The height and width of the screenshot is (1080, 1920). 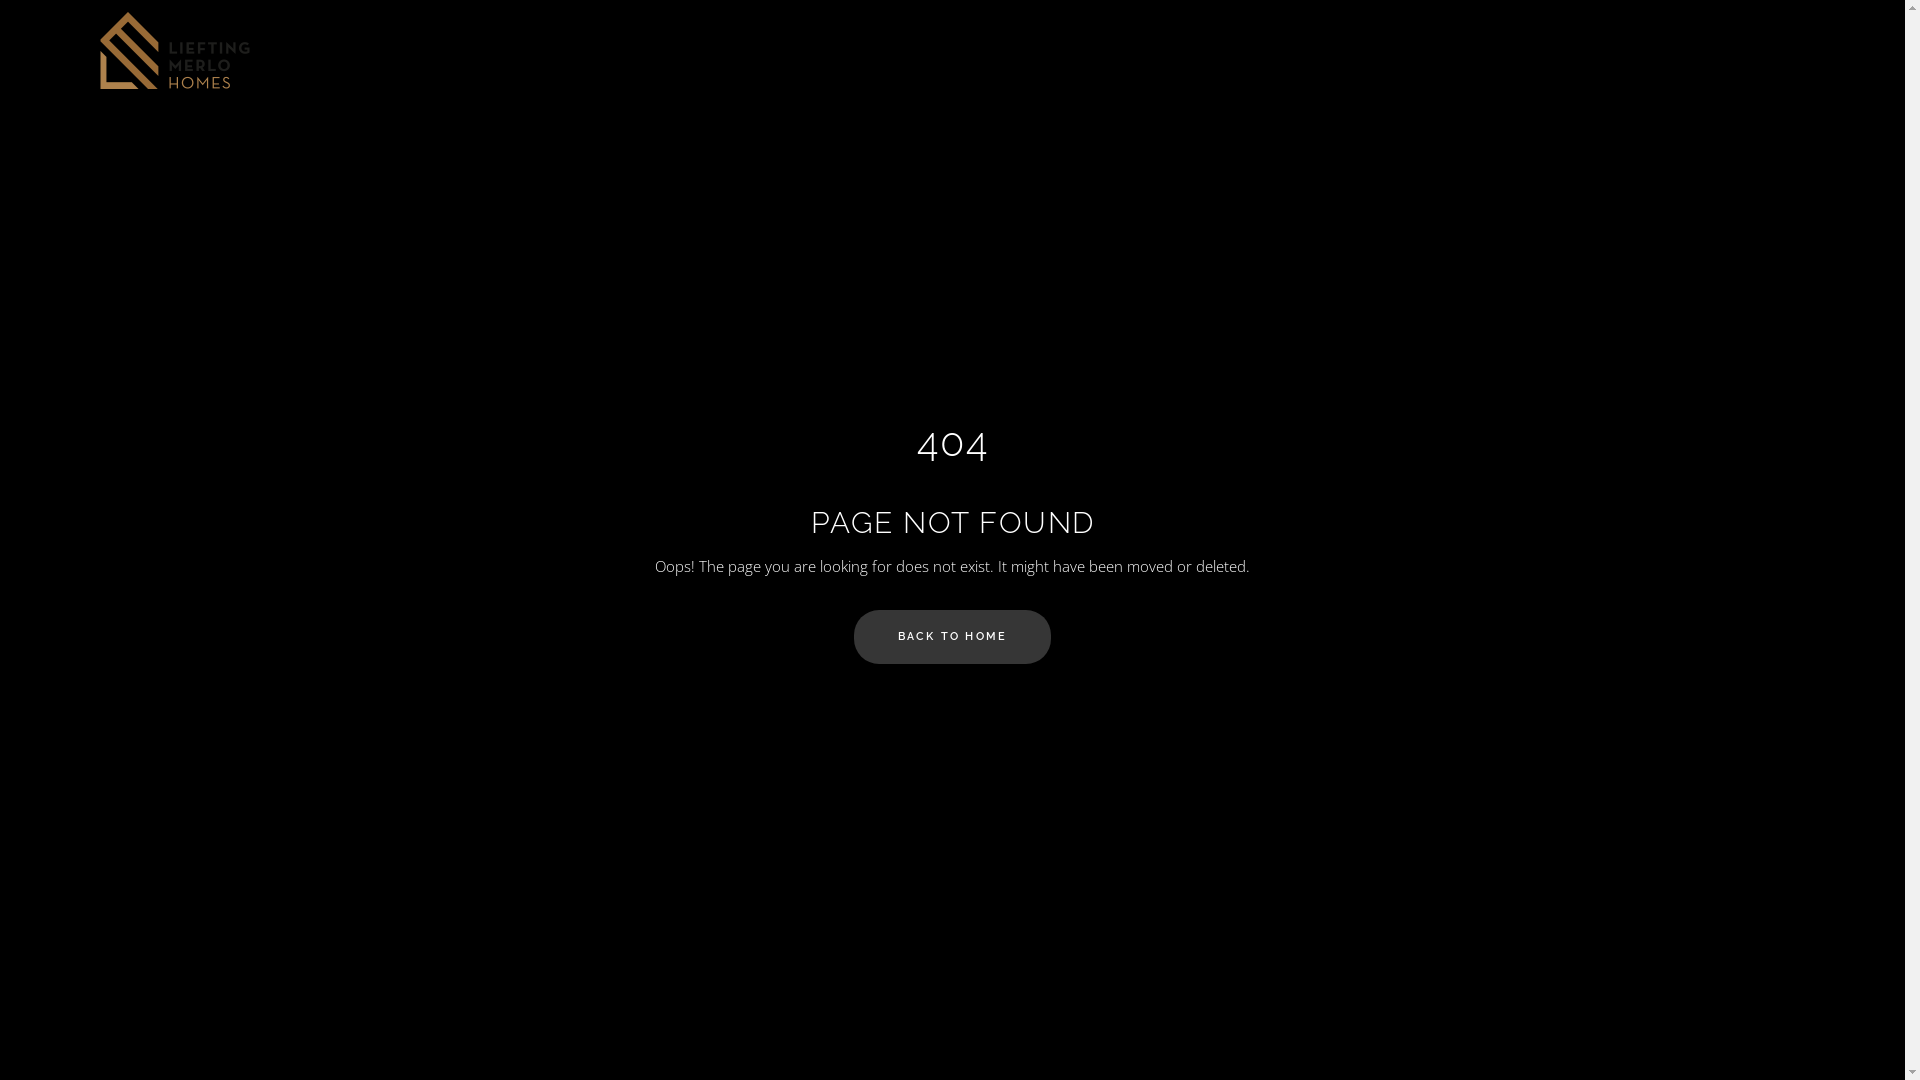 I want to click on 'BACK TO HOME', so click(x=854, y=636).